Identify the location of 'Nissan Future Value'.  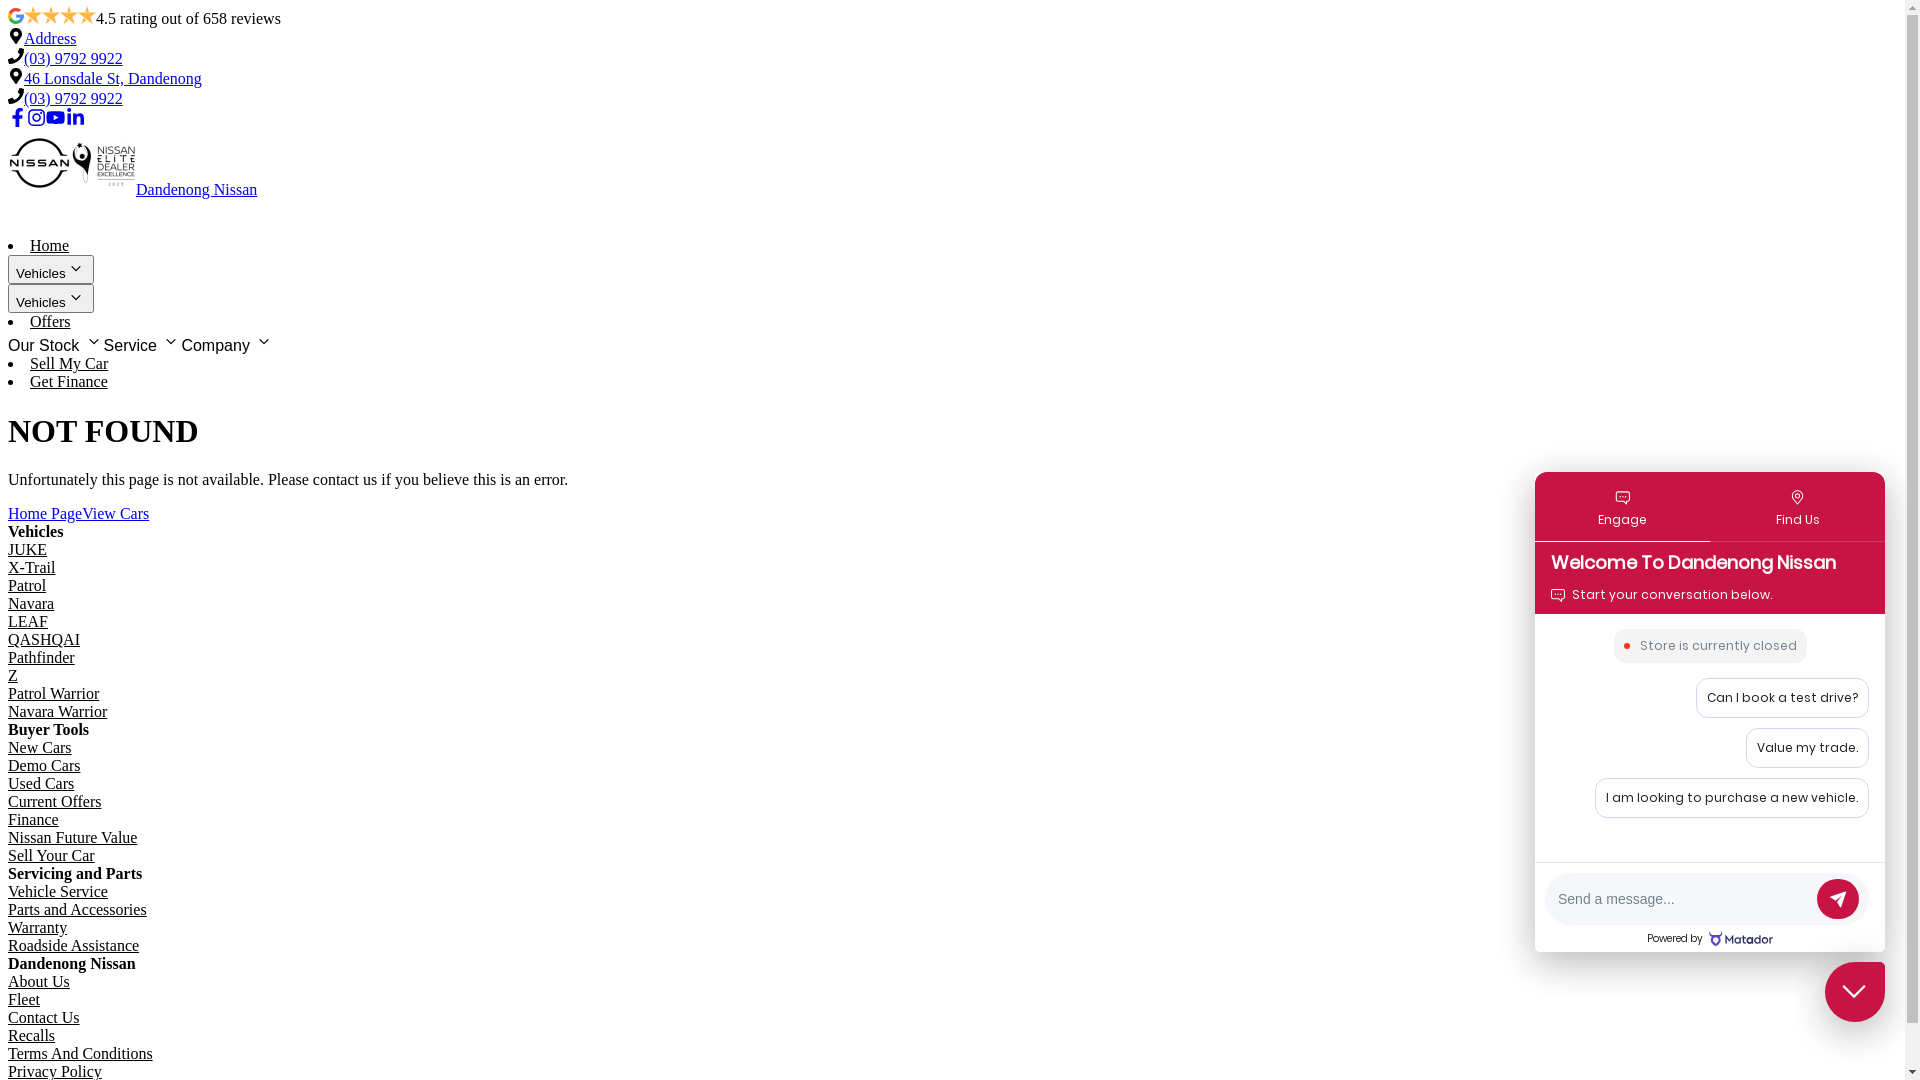
(8, 837).